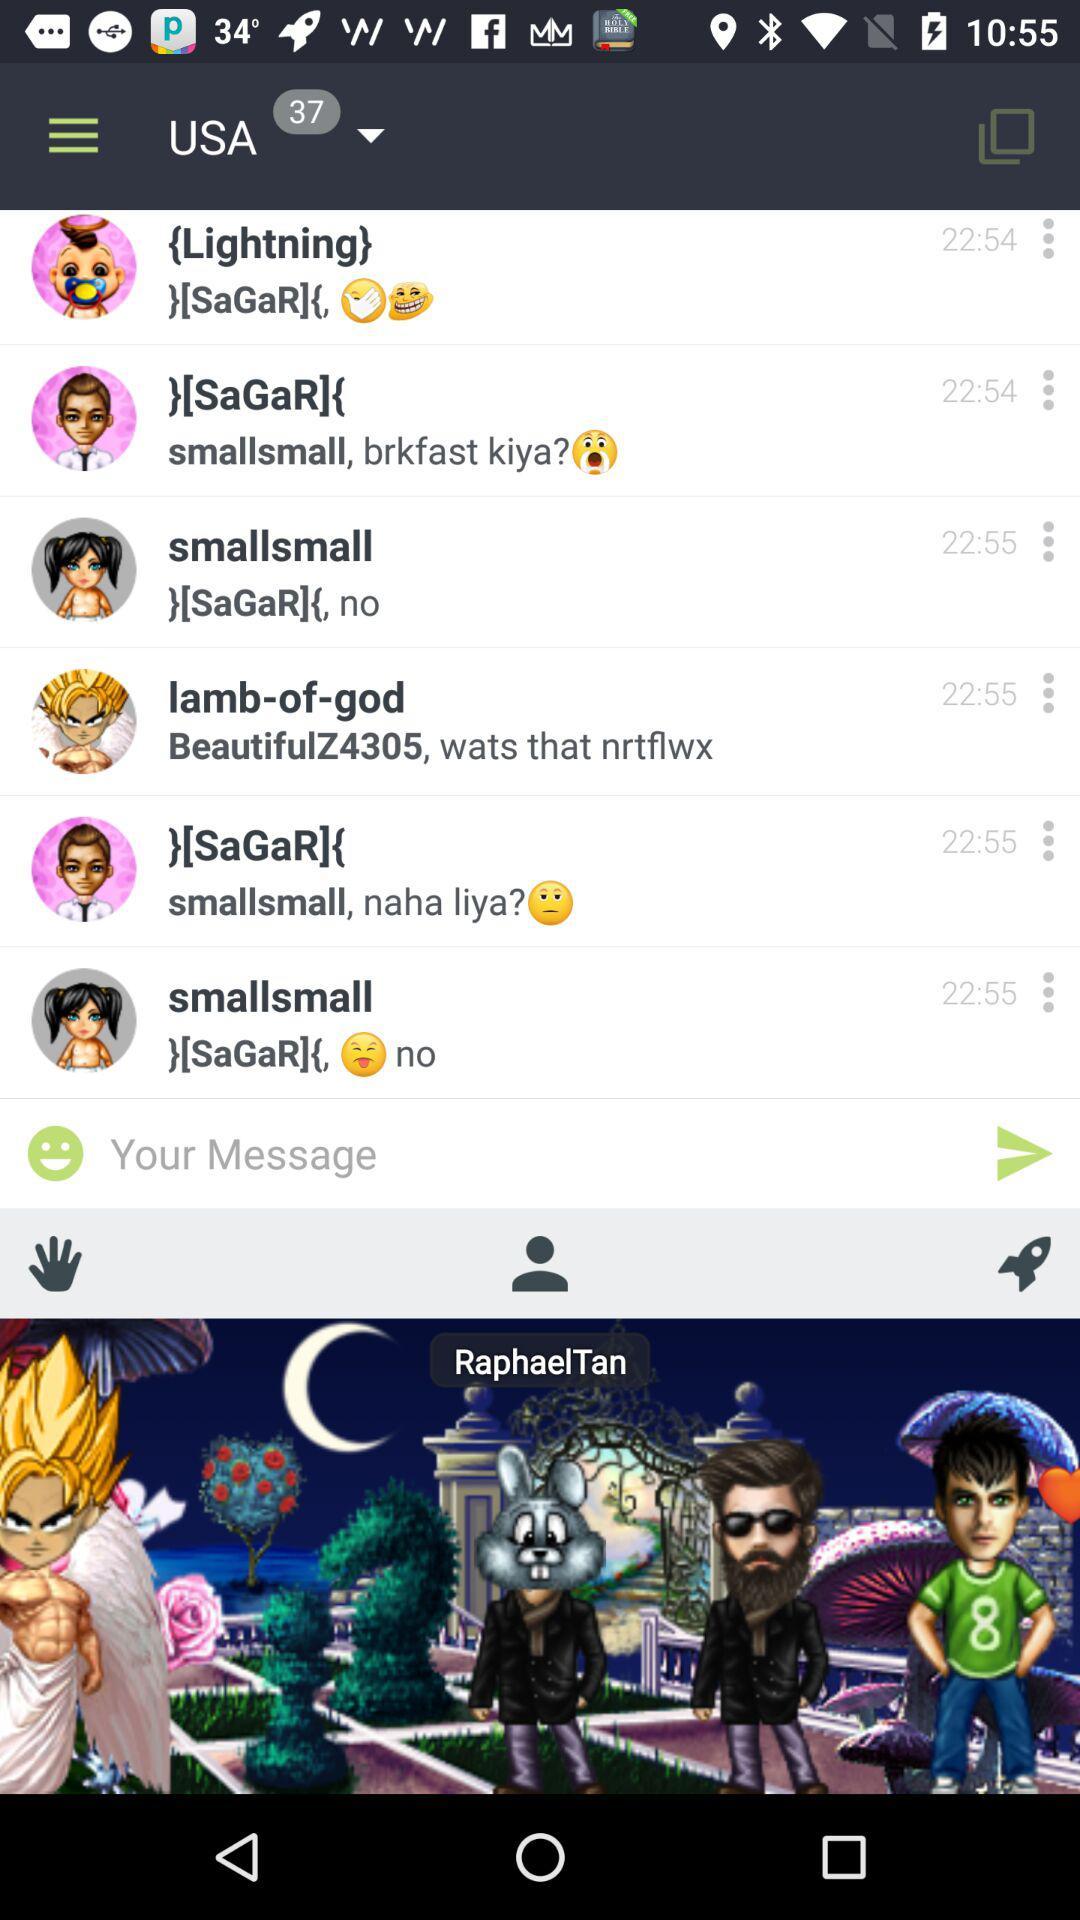 The height and width of the screenshot is (1920, 1080). I want to click on options, so click(1047, 541).